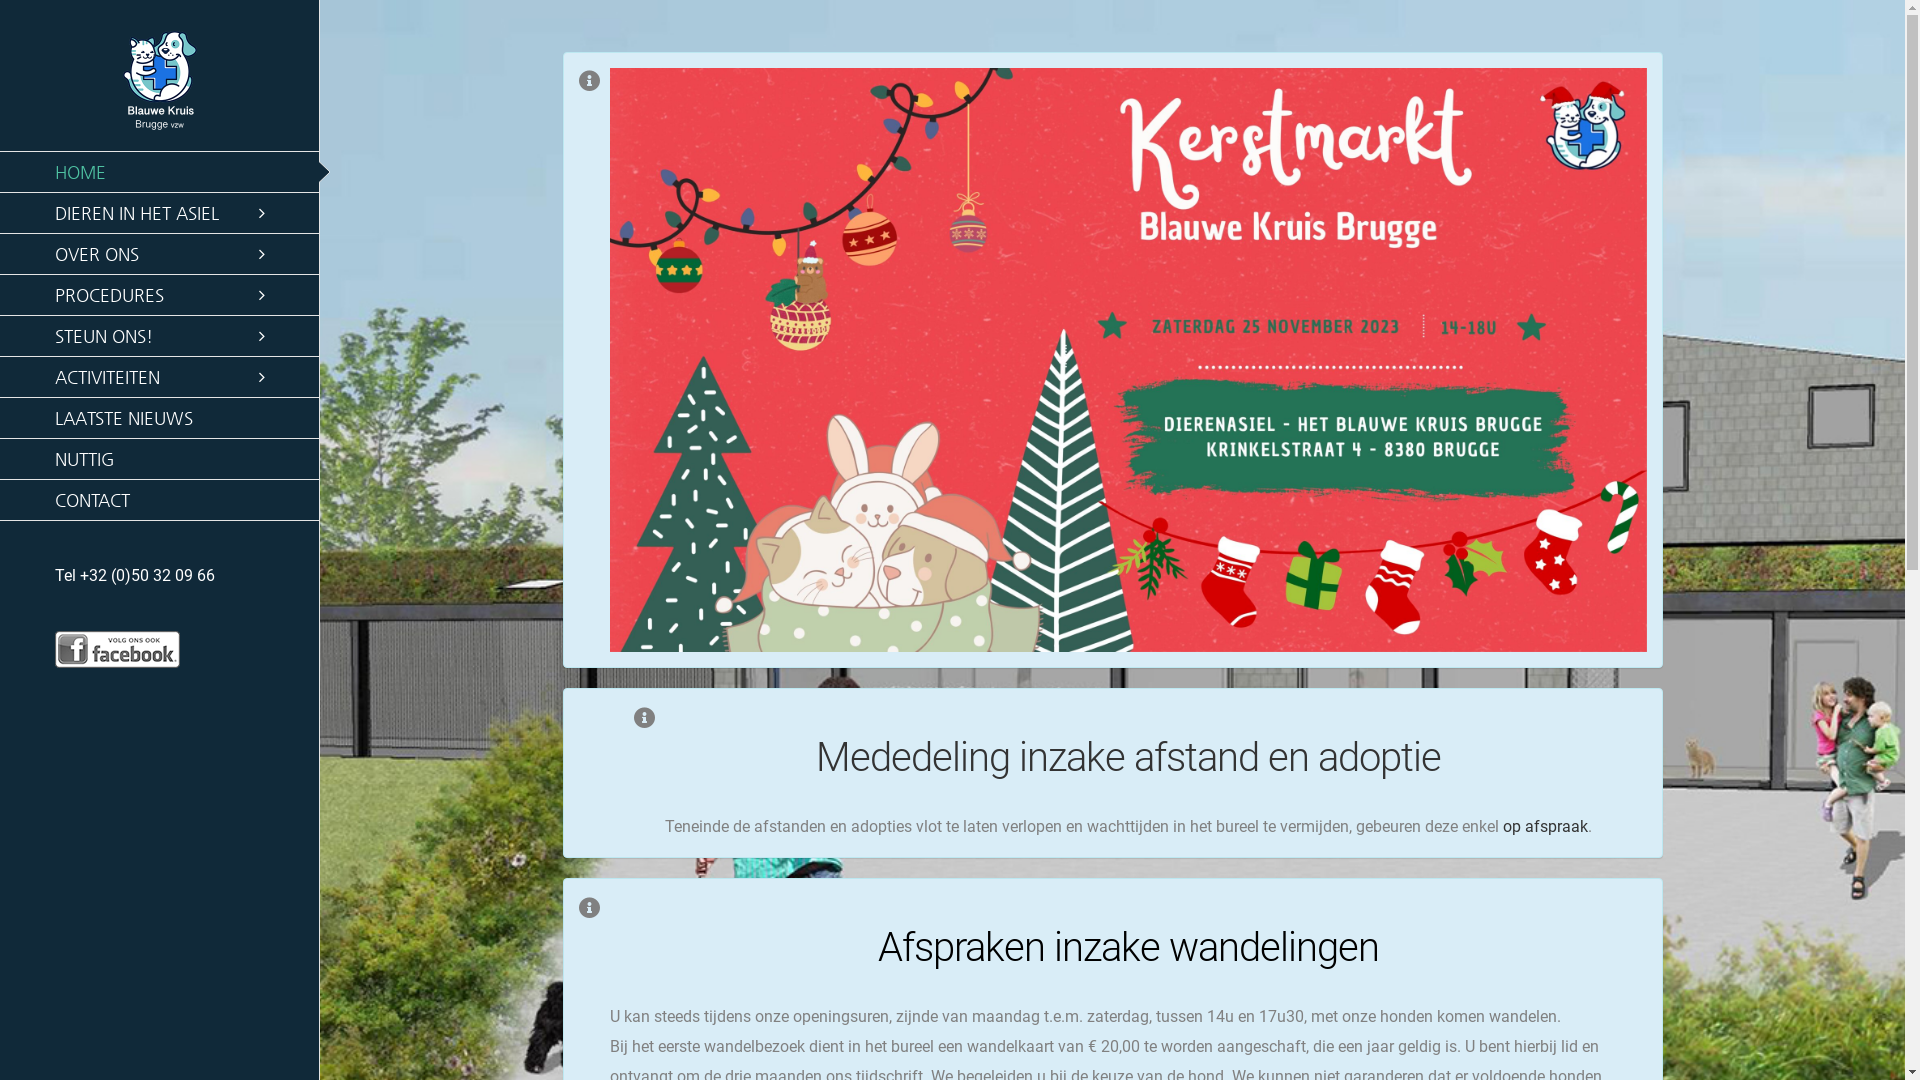  Describe the element at coordinates (158, 377) in the screenshot. I see `'ACTIVITEITEN'` at that location.